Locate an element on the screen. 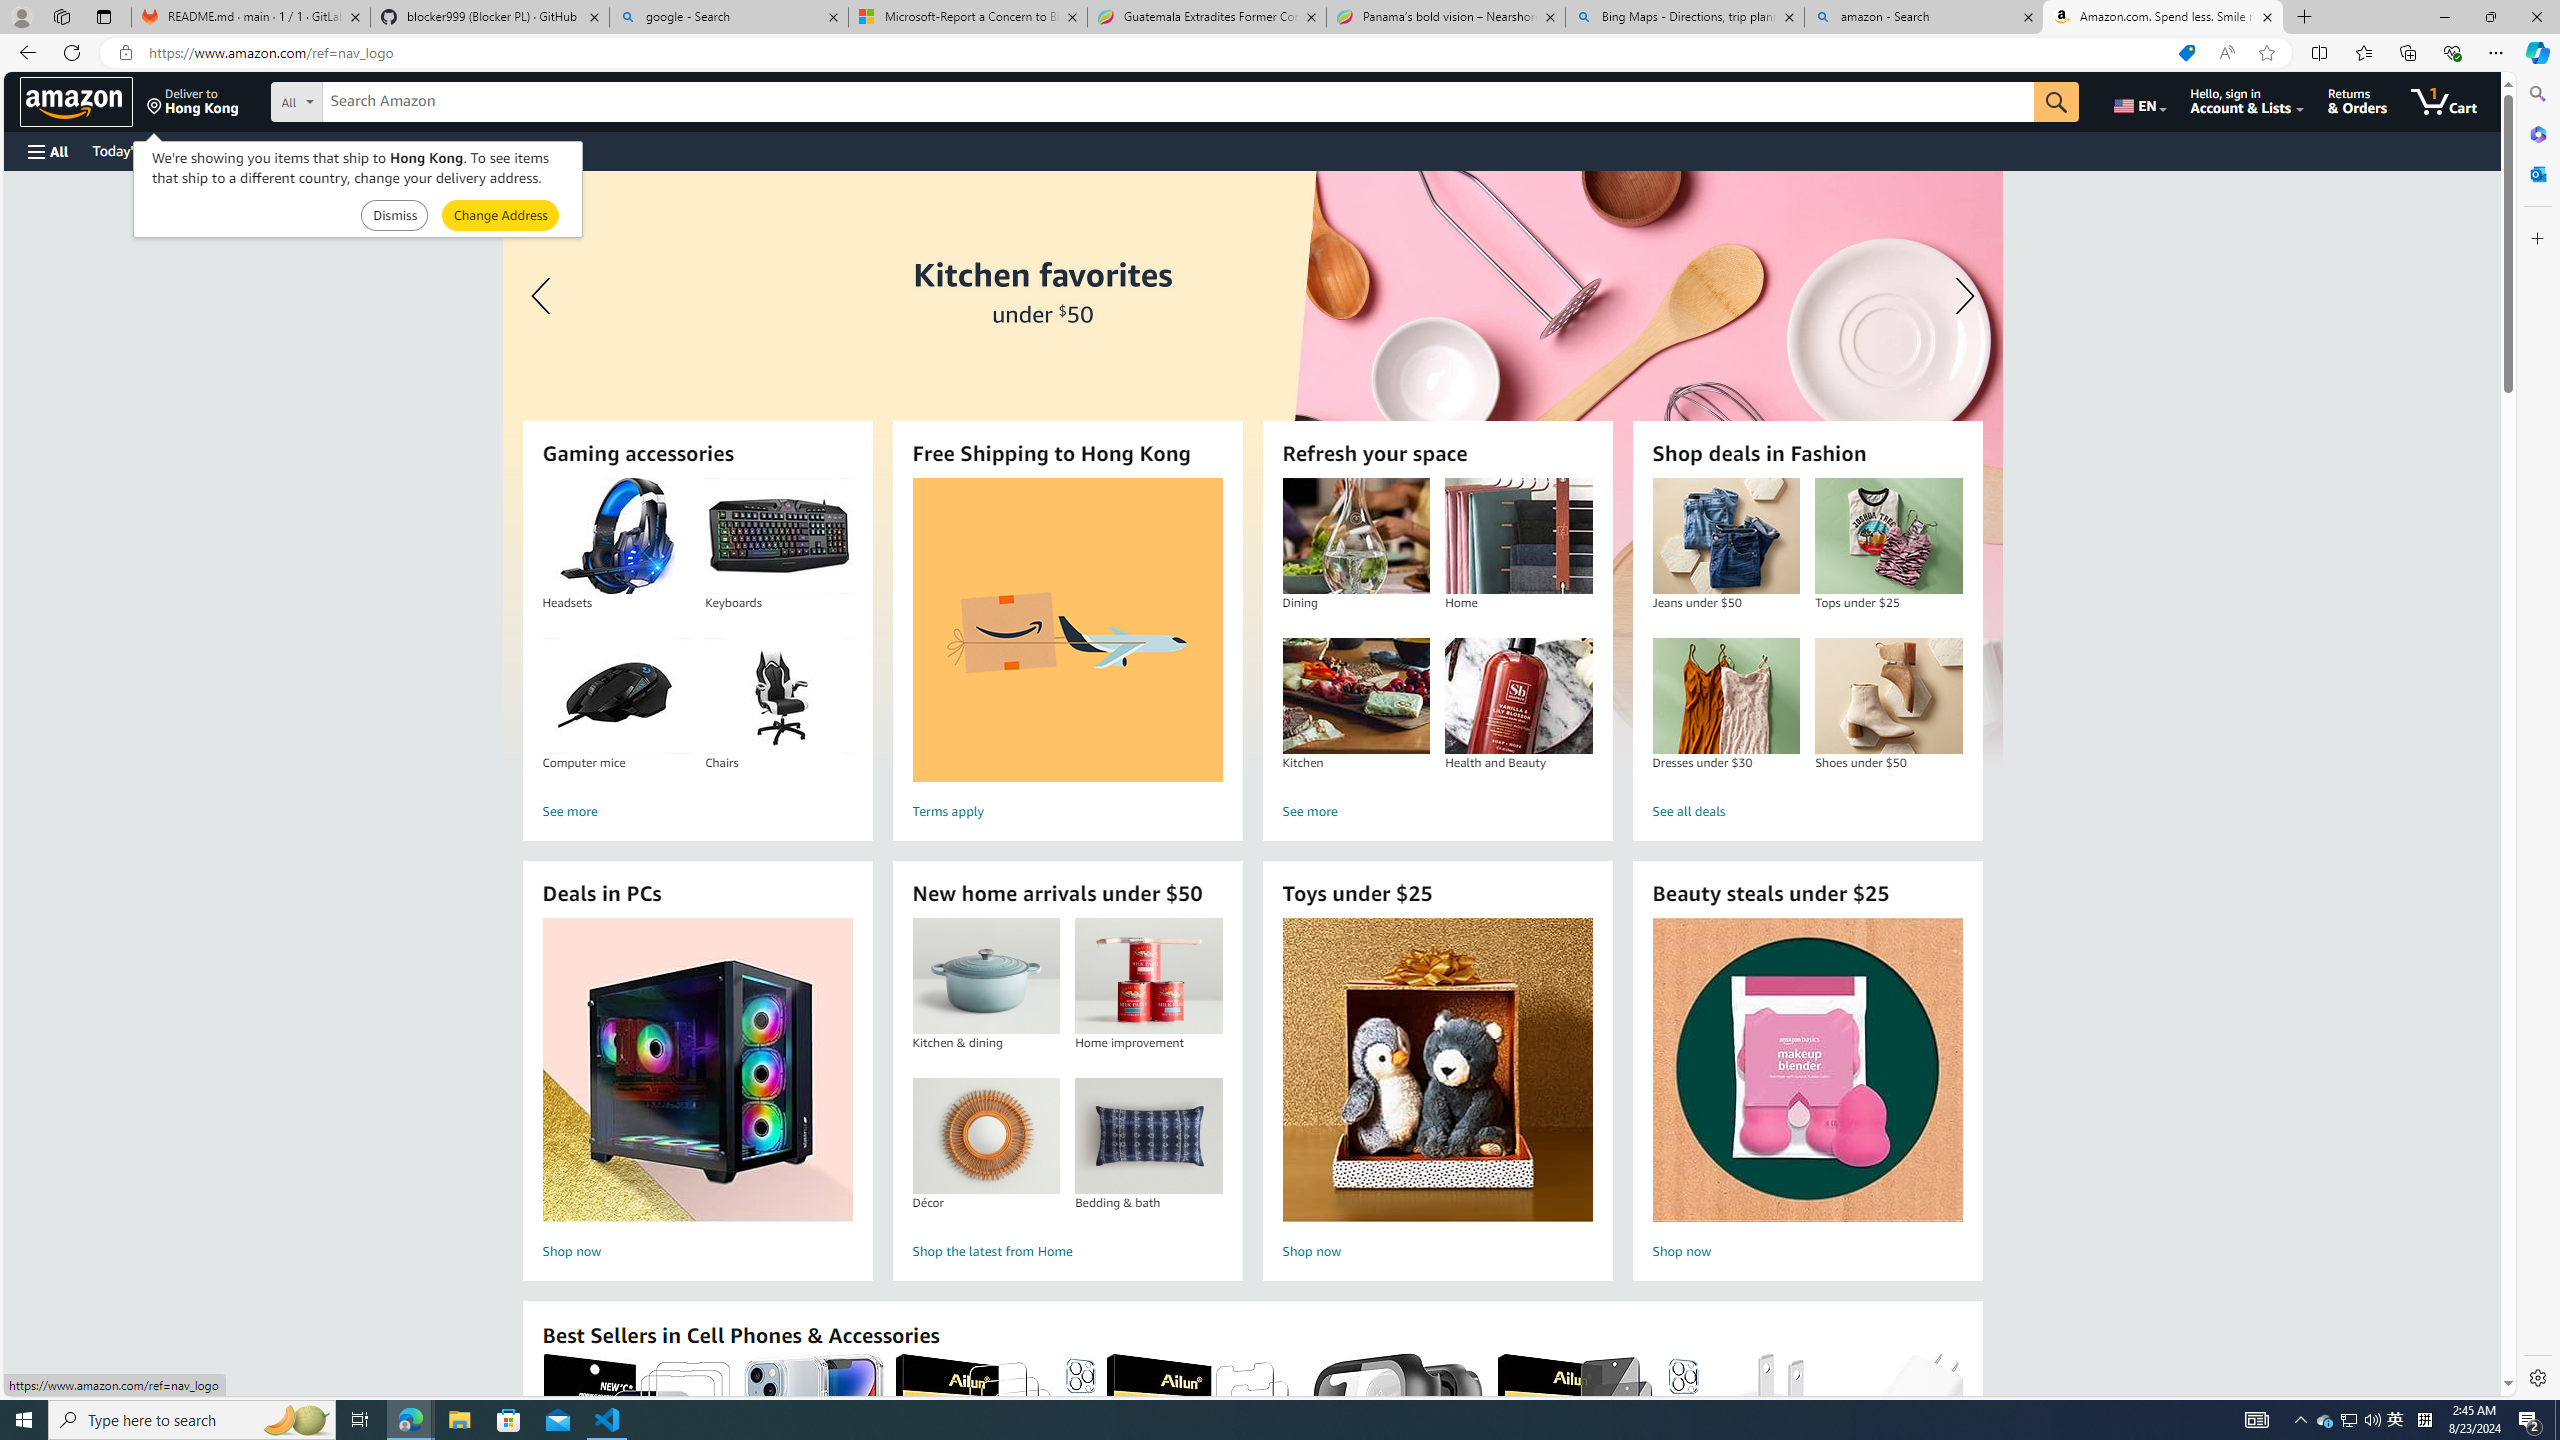 The image size is (2560, 1440). 'Minimize' is located at coordinates (2443, 16).